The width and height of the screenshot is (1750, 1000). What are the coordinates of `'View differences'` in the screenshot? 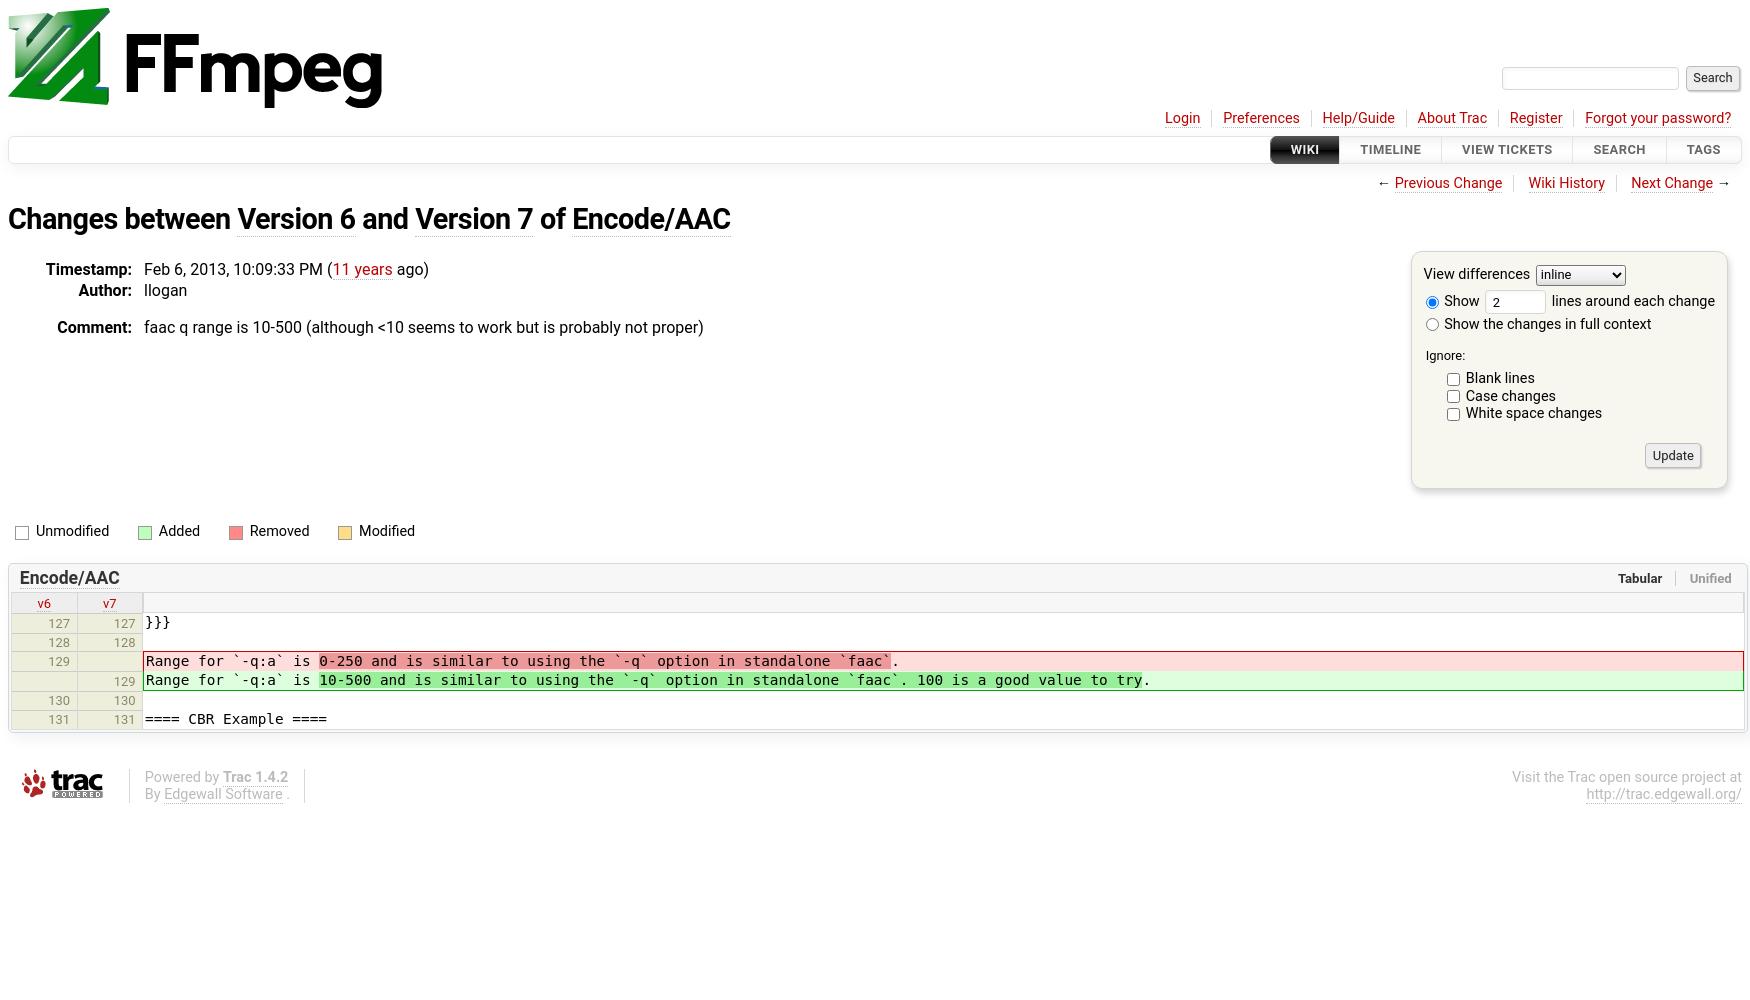 It's located at (1476, 274).